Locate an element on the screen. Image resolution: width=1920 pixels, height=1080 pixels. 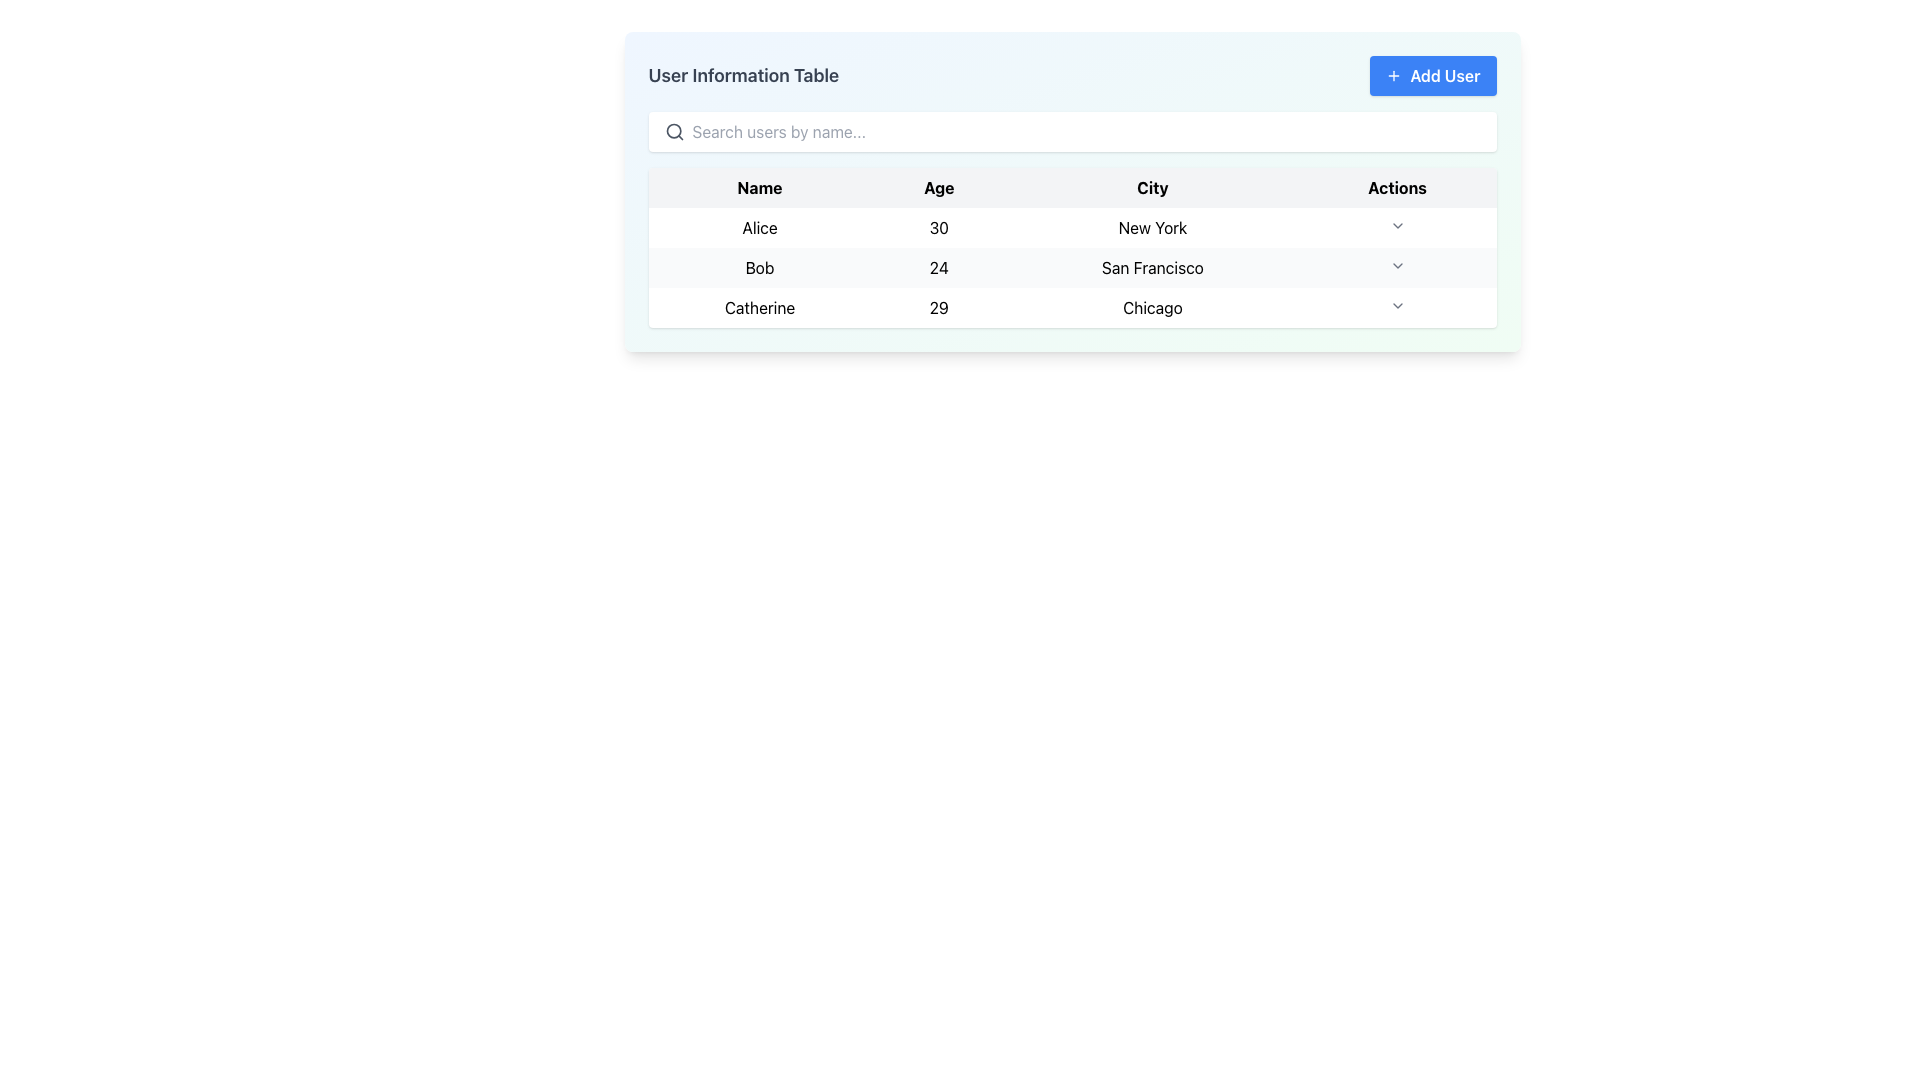
the text element displaying 'Alice' in bold black font, located in the first row of the 'Name' column of the user information table is located at coordinates (758, 226).